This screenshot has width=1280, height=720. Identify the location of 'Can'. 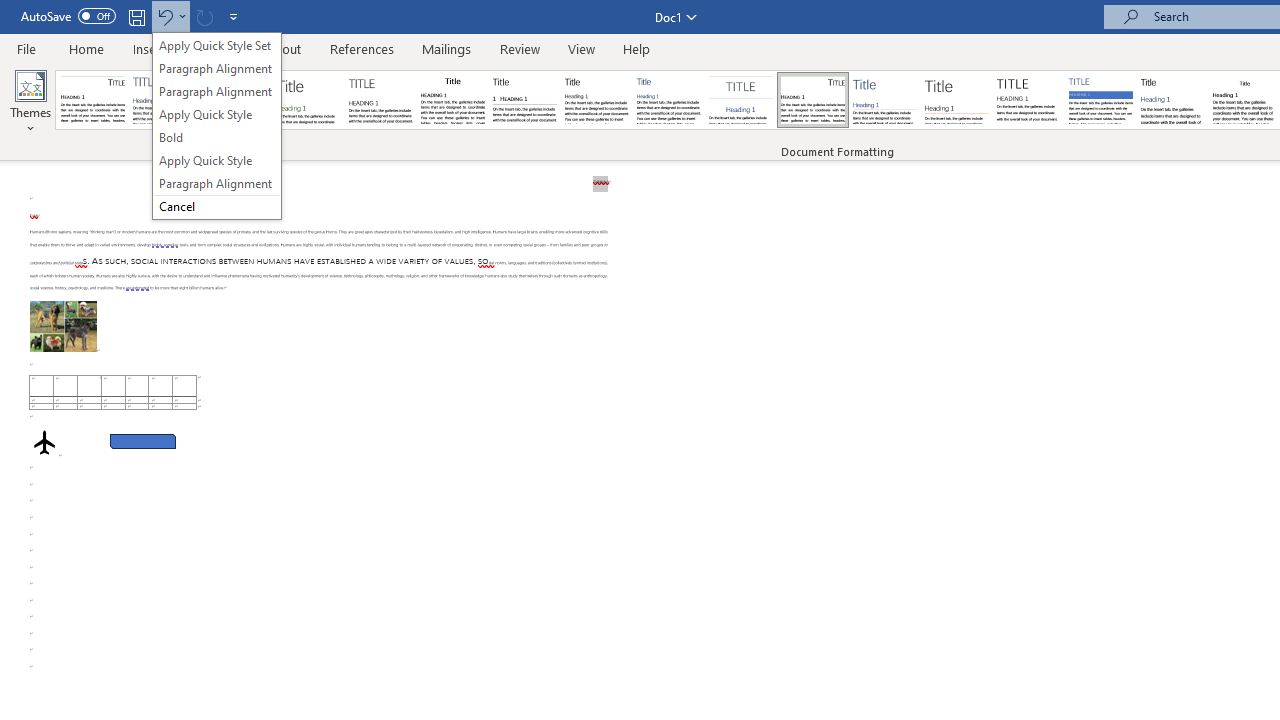
(204, 16).